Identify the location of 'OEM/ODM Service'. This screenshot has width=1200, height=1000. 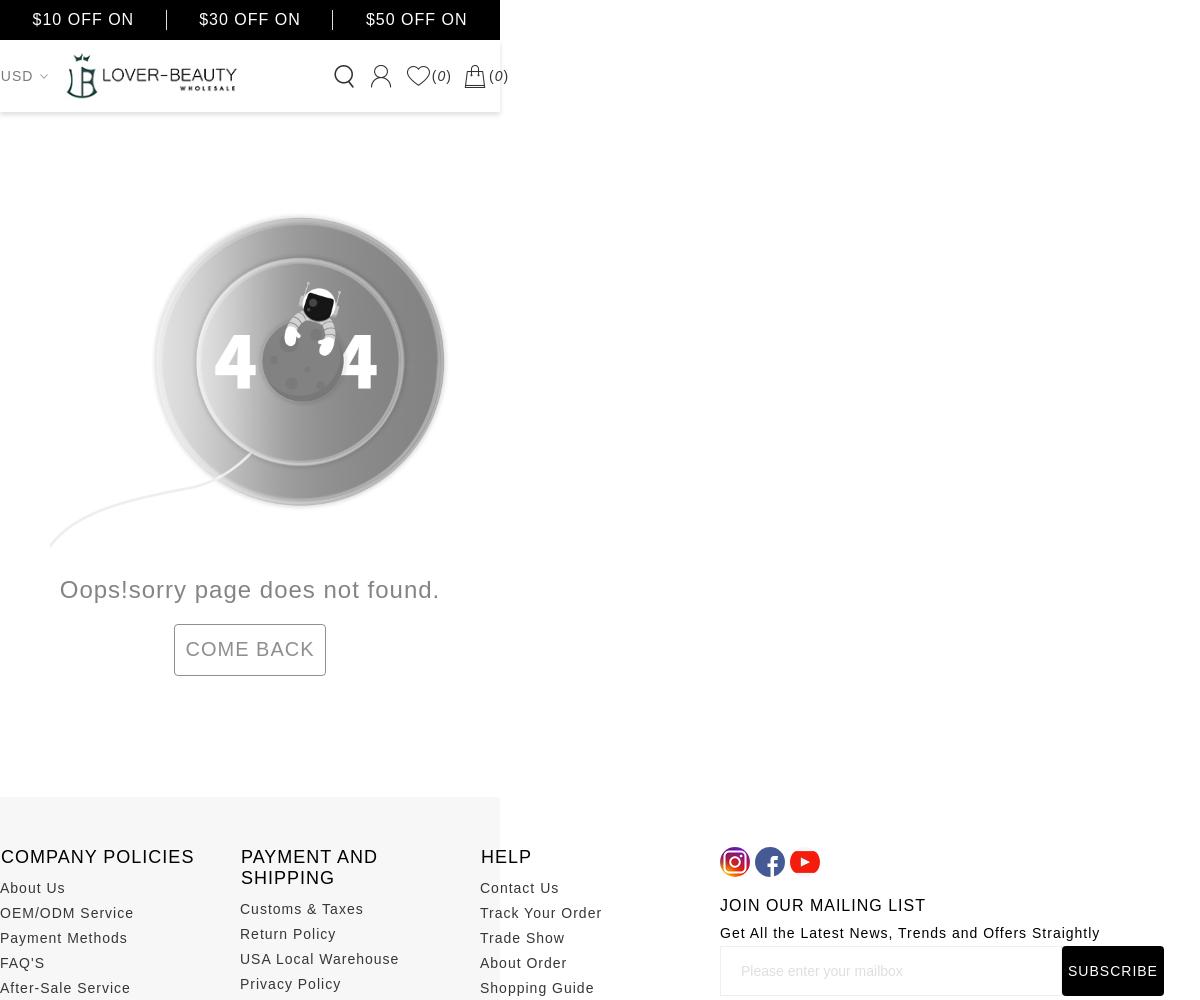
(0, 912).